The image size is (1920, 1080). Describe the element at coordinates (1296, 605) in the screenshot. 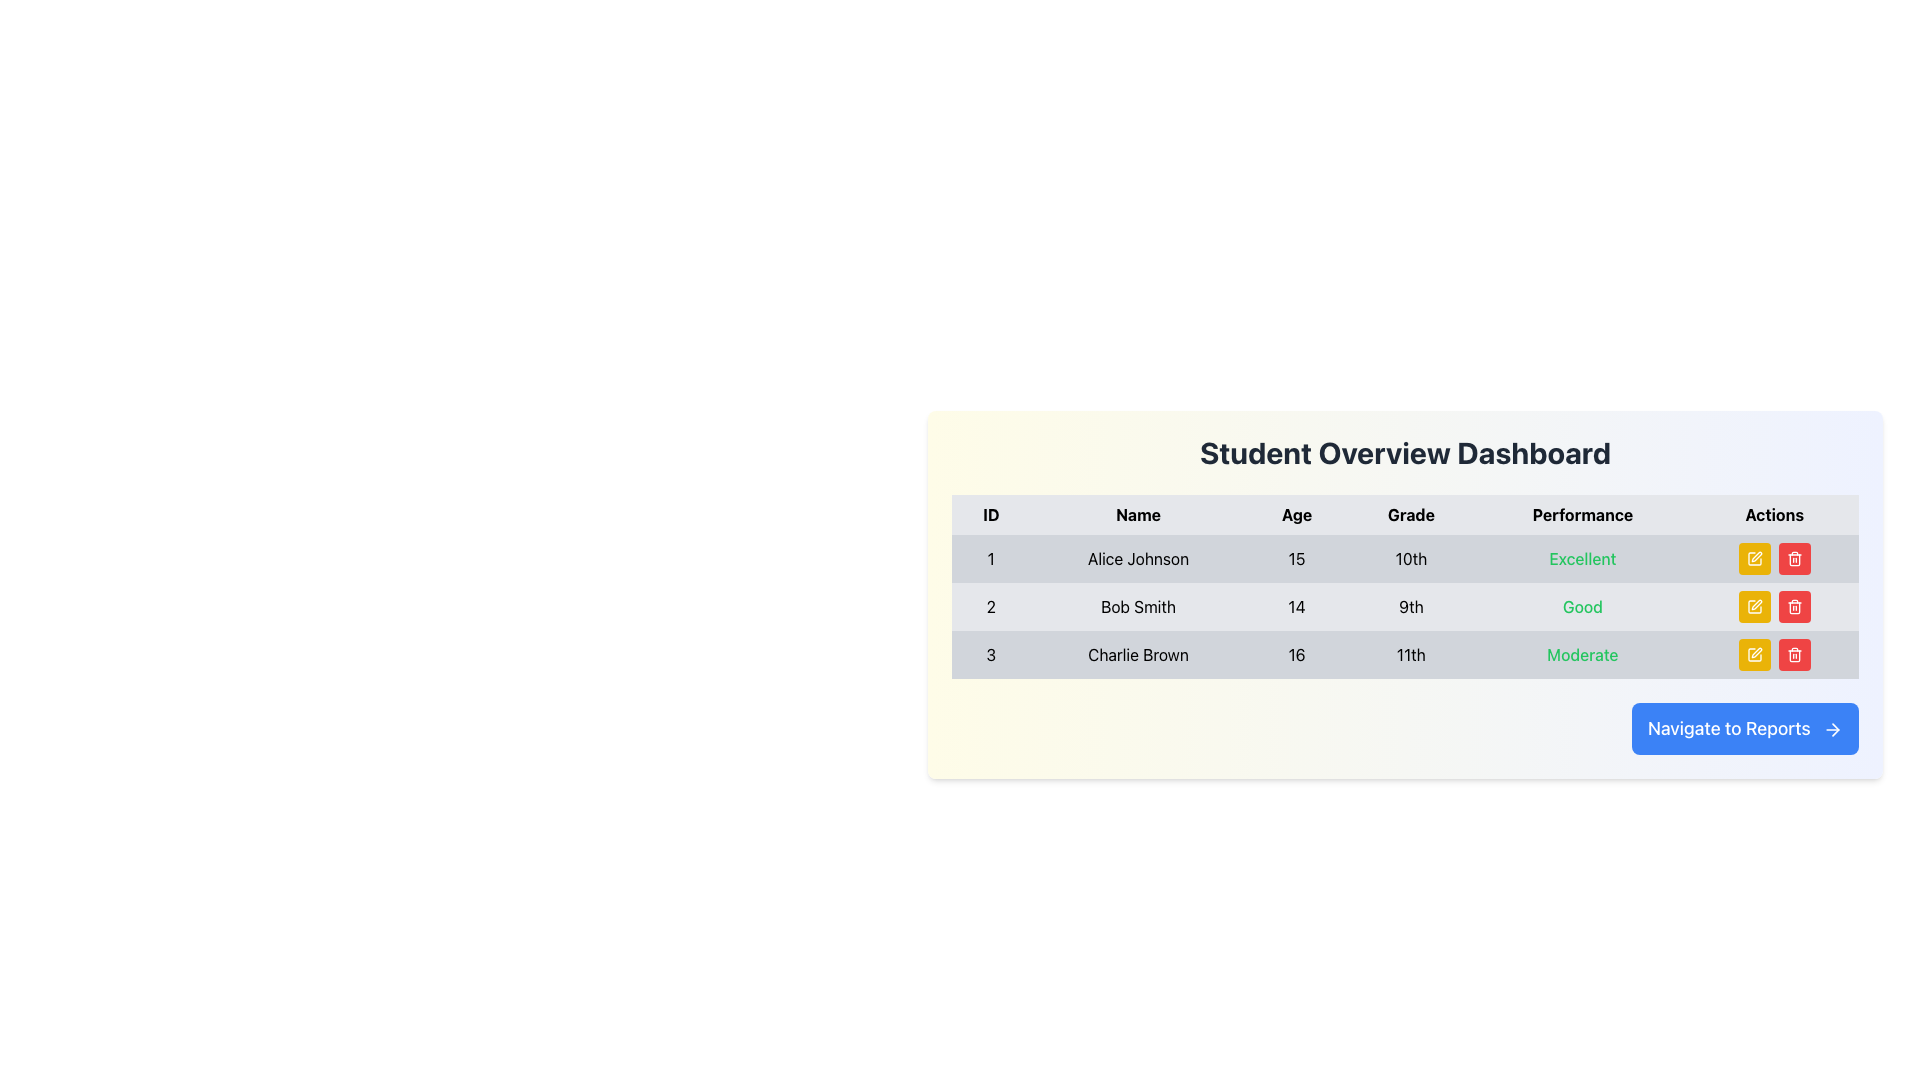

I see `the 'Age' text block for student 'Bob Smith' located in the second row of the table displaying student information` at that location.